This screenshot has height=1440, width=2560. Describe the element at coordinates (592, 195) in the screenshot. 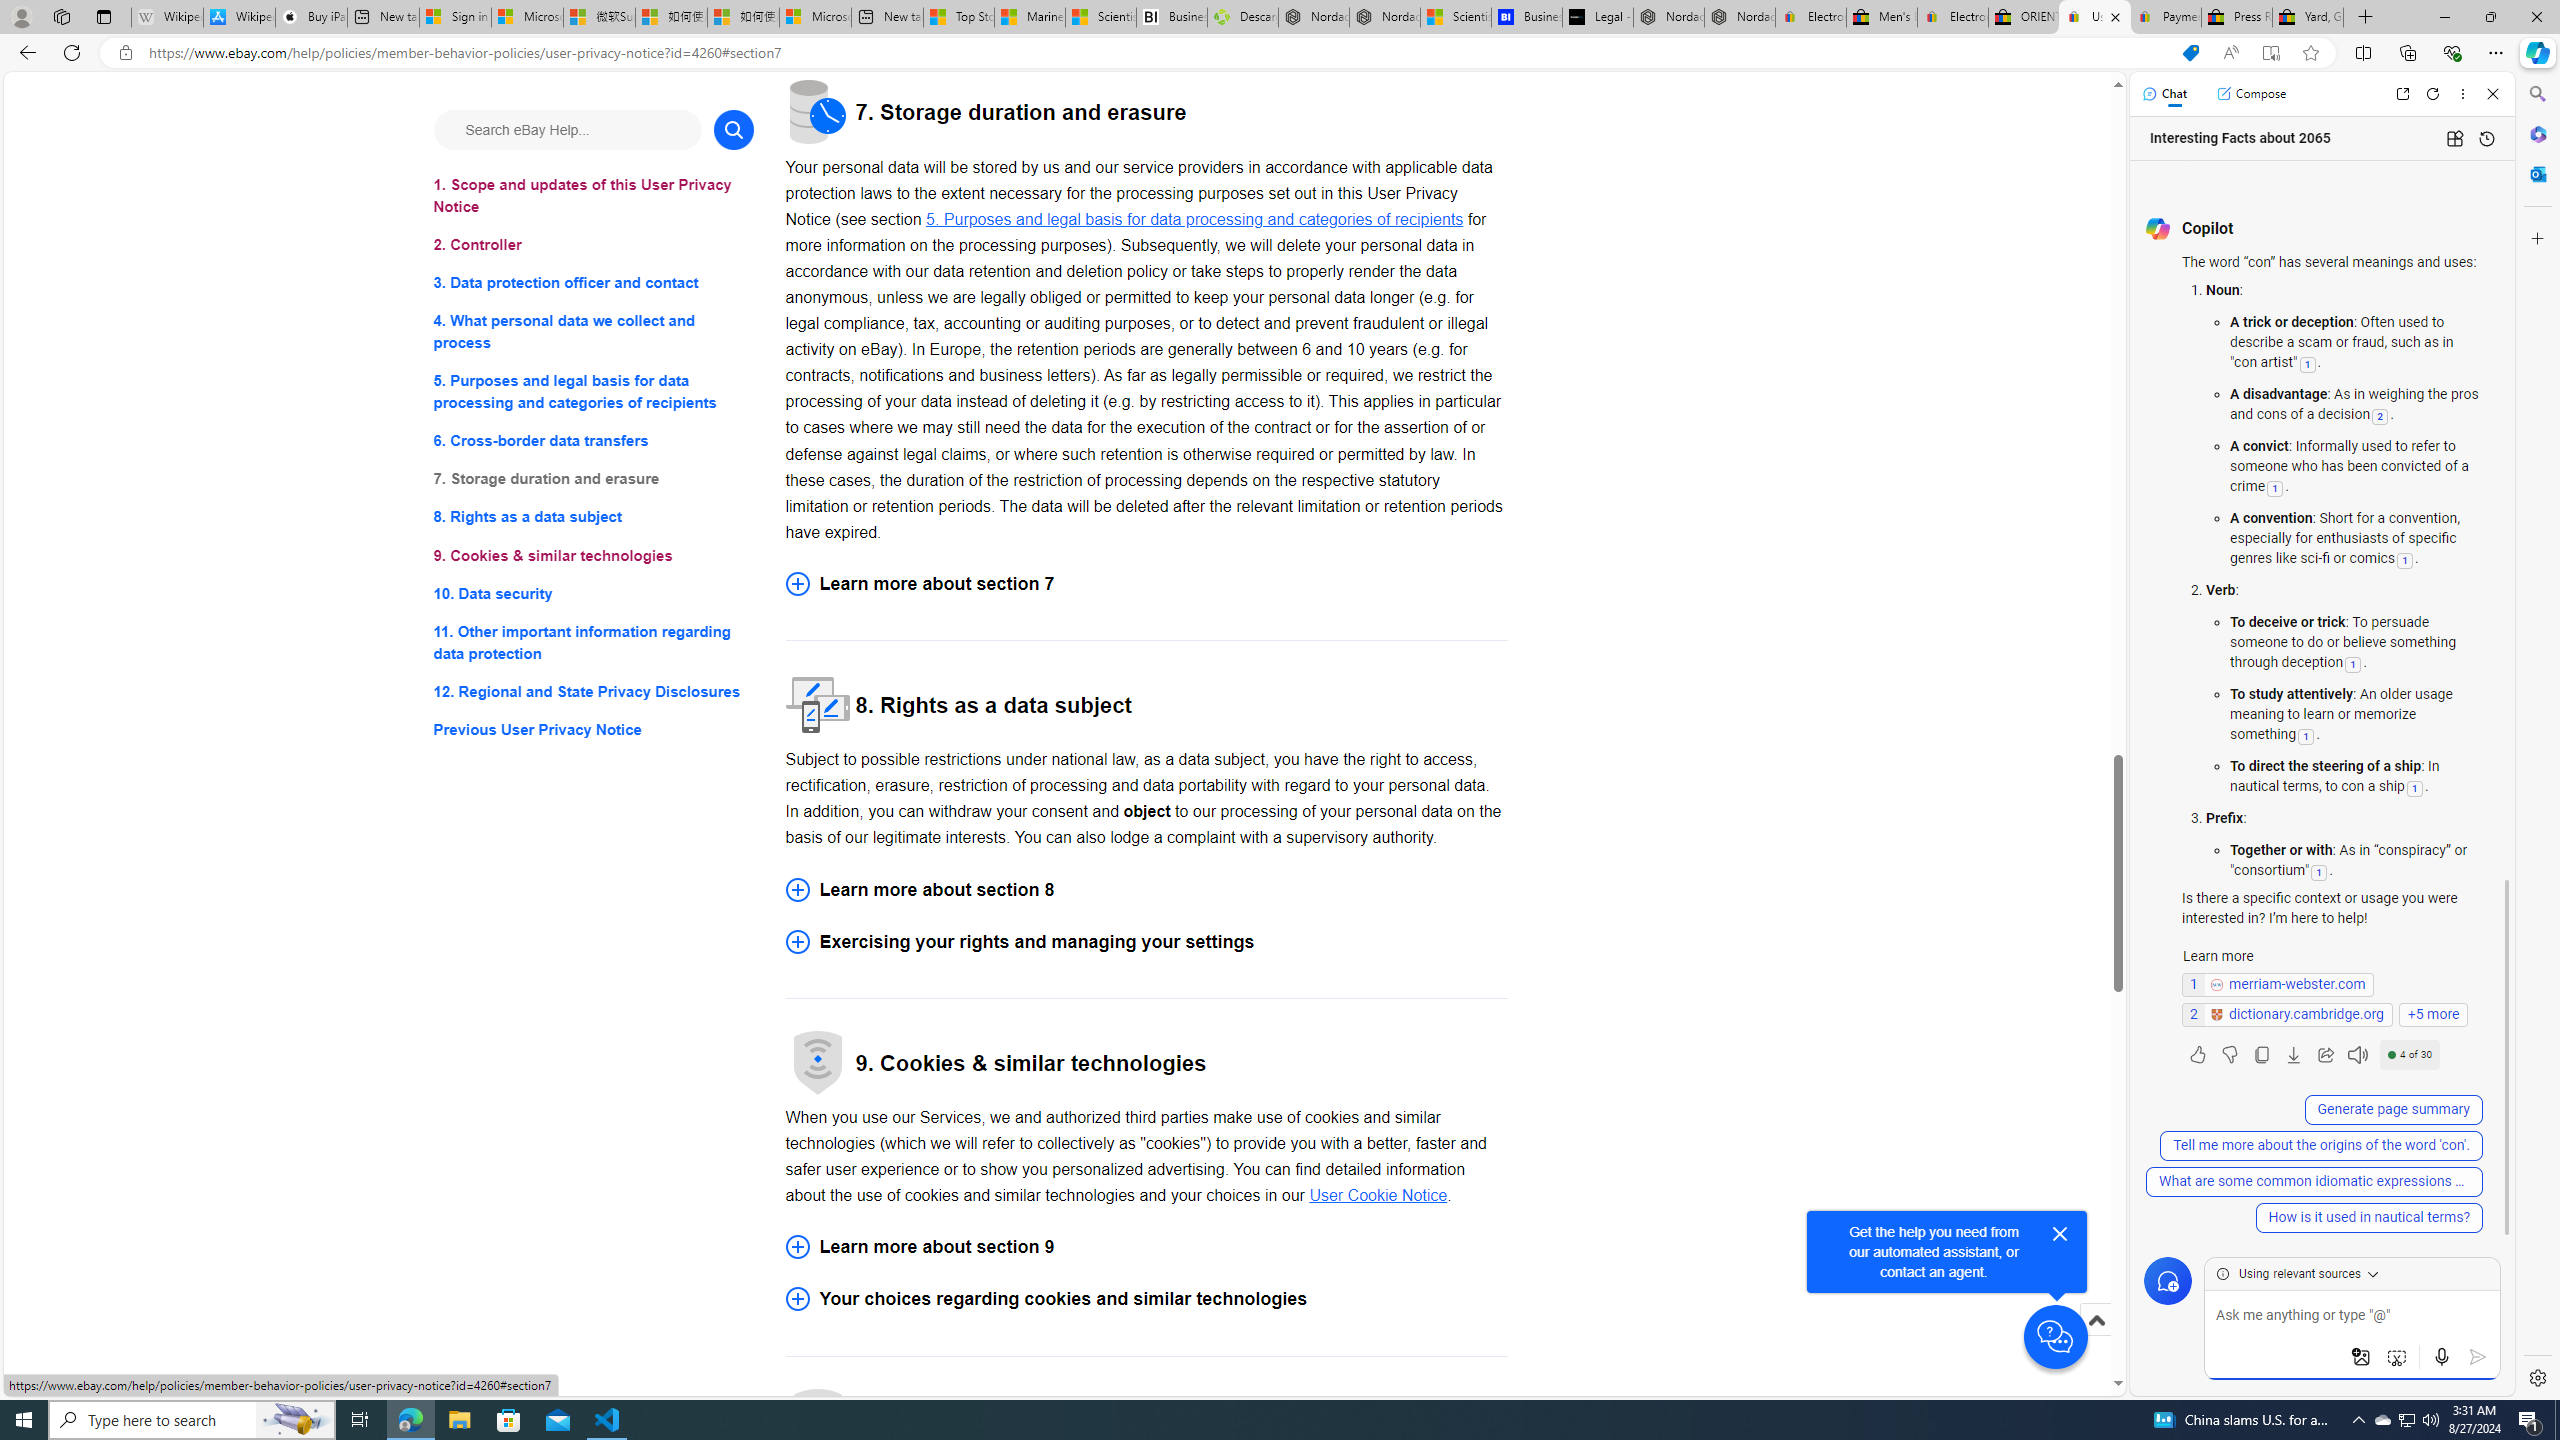

I see `'1. Scope and updates of this User Privacy Notice'` at that location.